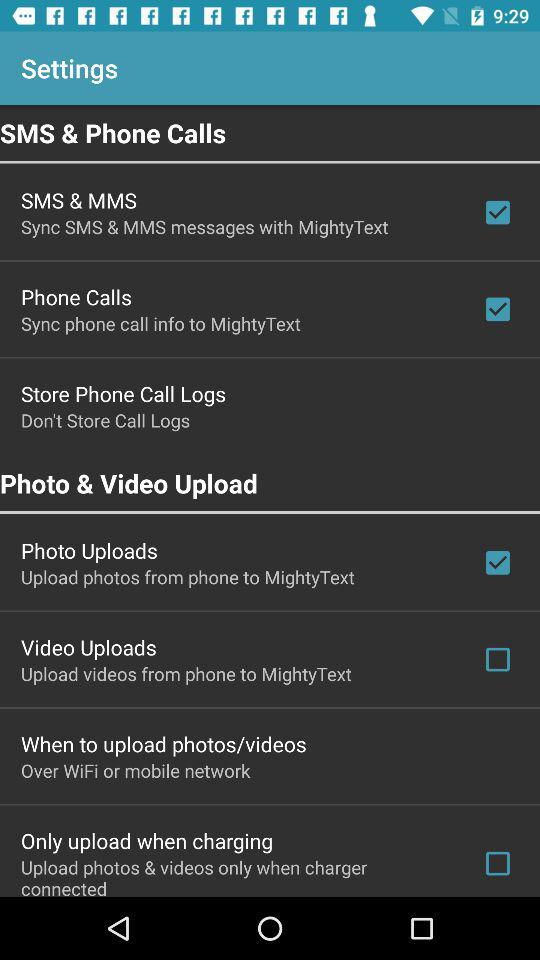  I want to click on the app above upload photos from item, so click(88, 550).